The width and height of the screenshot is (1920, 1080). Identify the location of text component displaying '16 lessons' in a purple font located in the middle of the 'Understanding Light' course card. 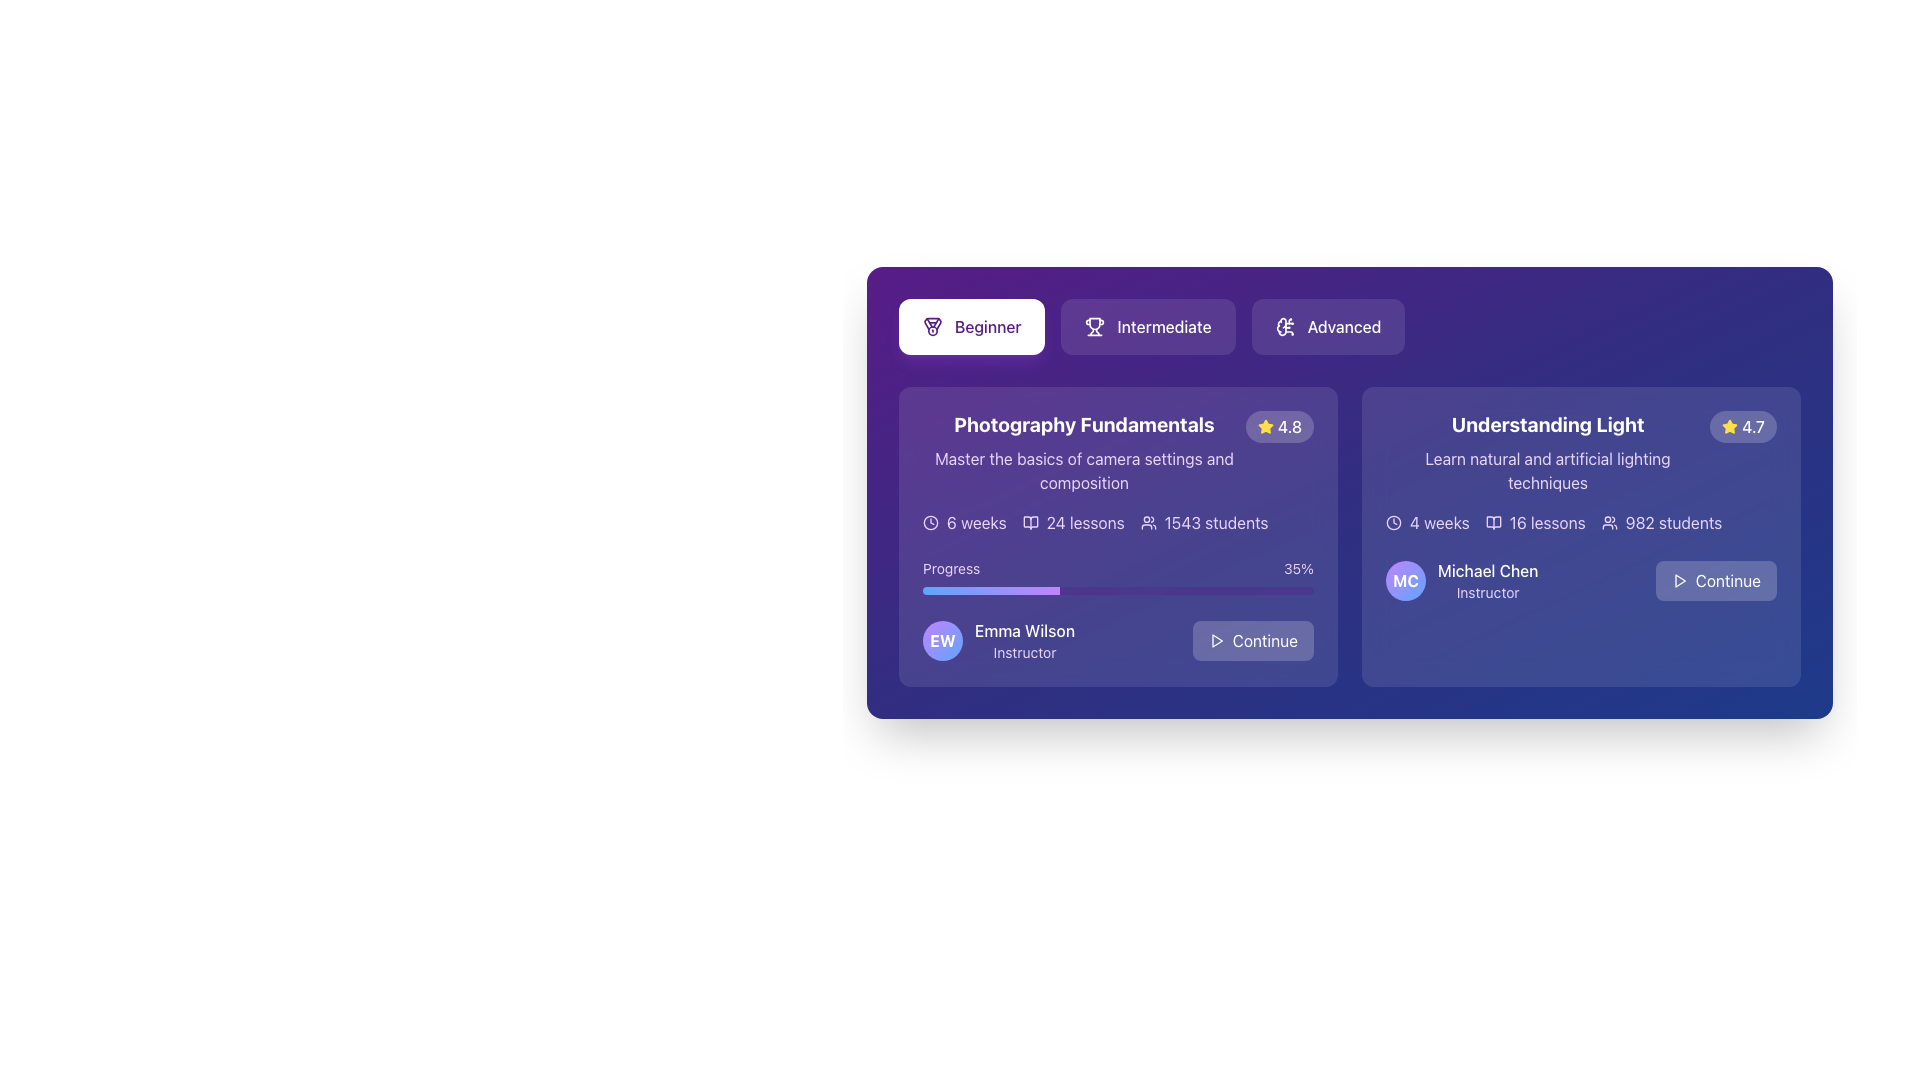
(1546, 522).